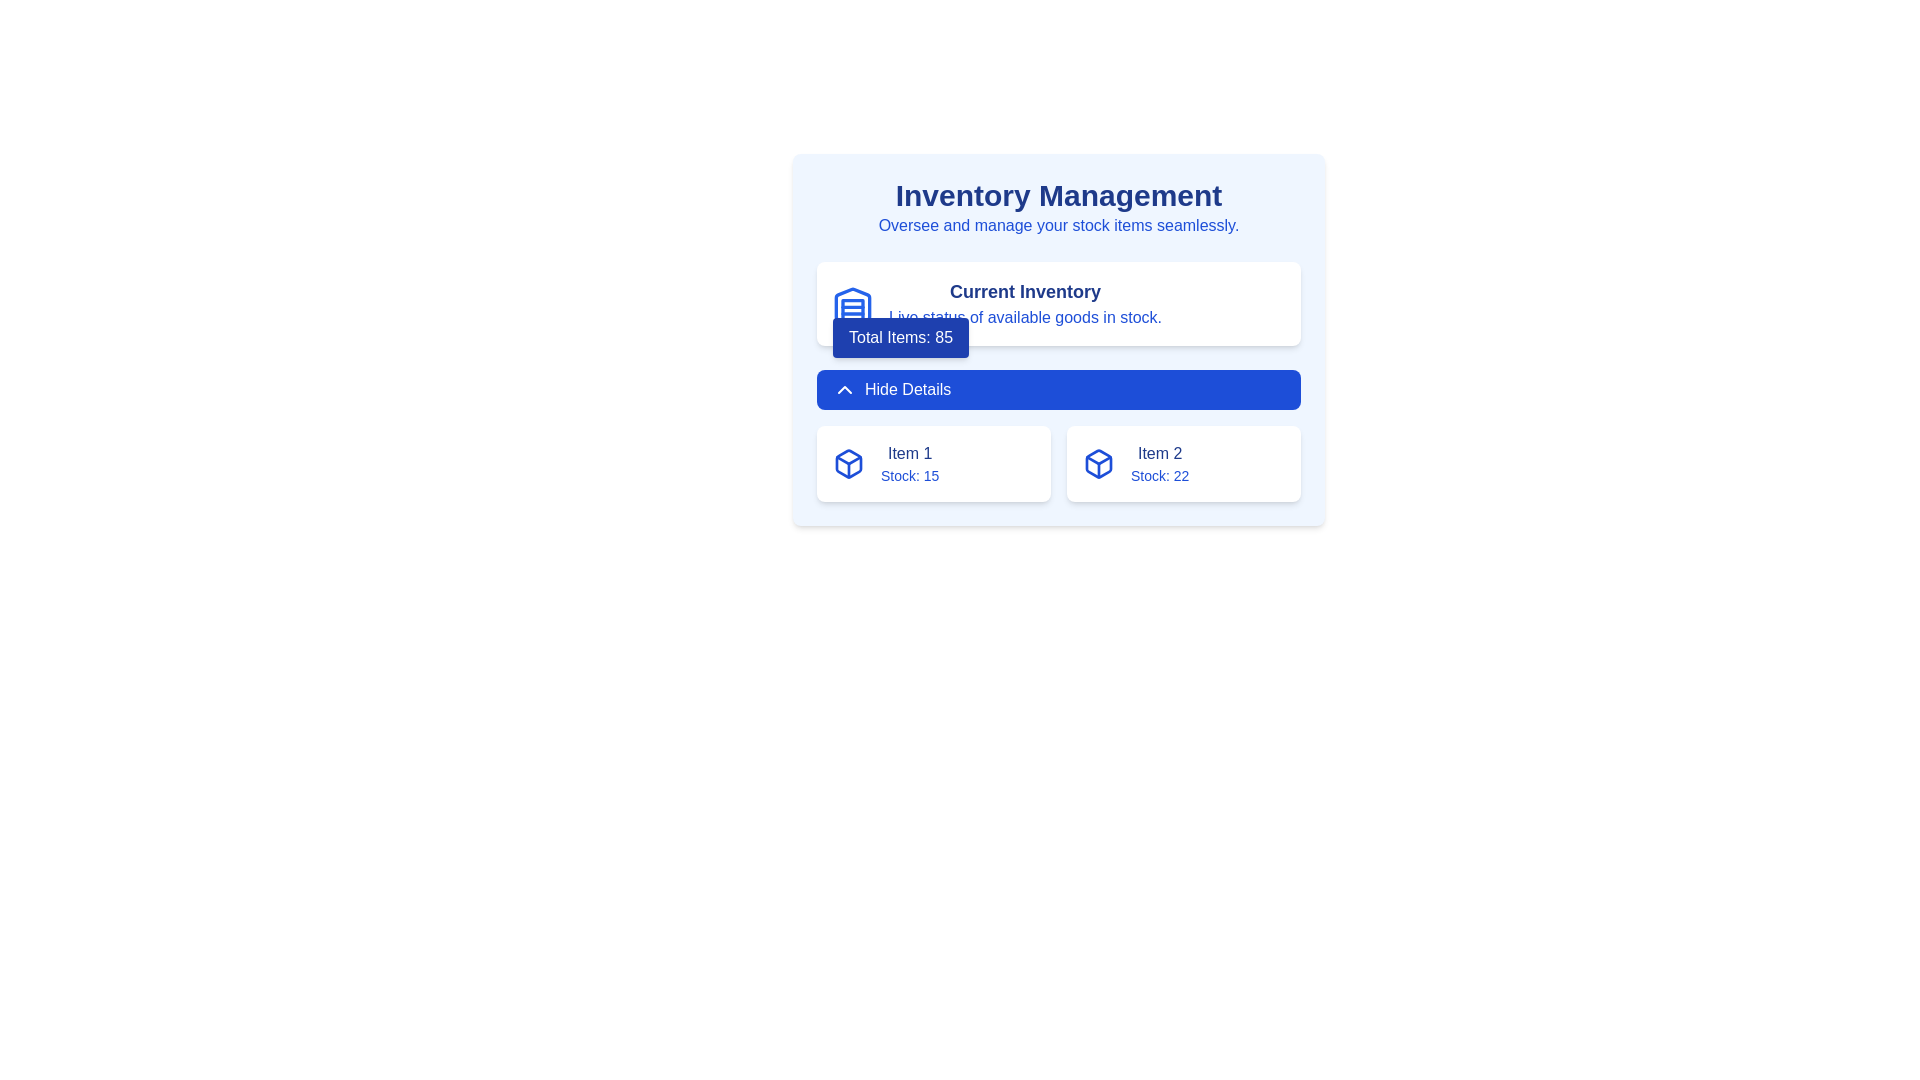  Describe the element at coordinates (1058, 389) in the screenshot. I see `the button located below the 'Current Inventory' section to hide the detailed information displayed below it` at that location.